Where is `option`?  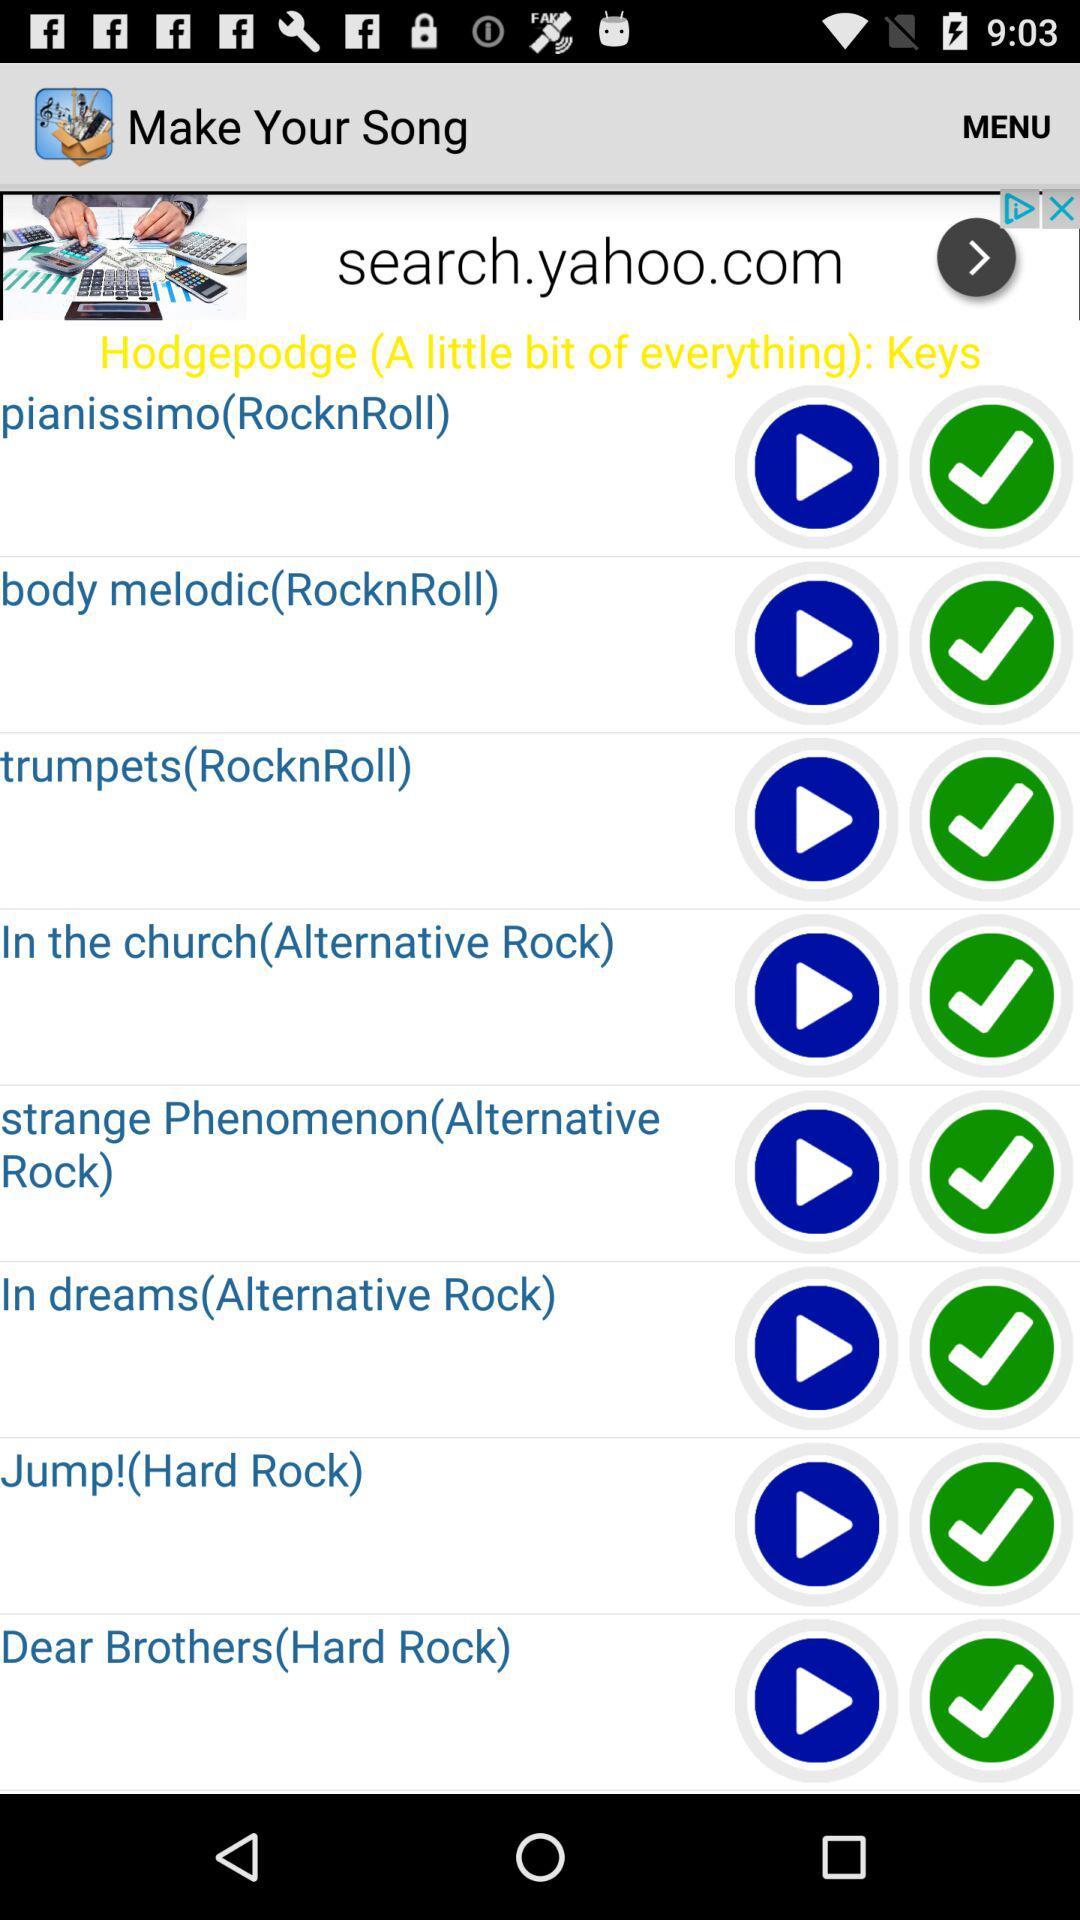
option is located at coordinates (992, 820).